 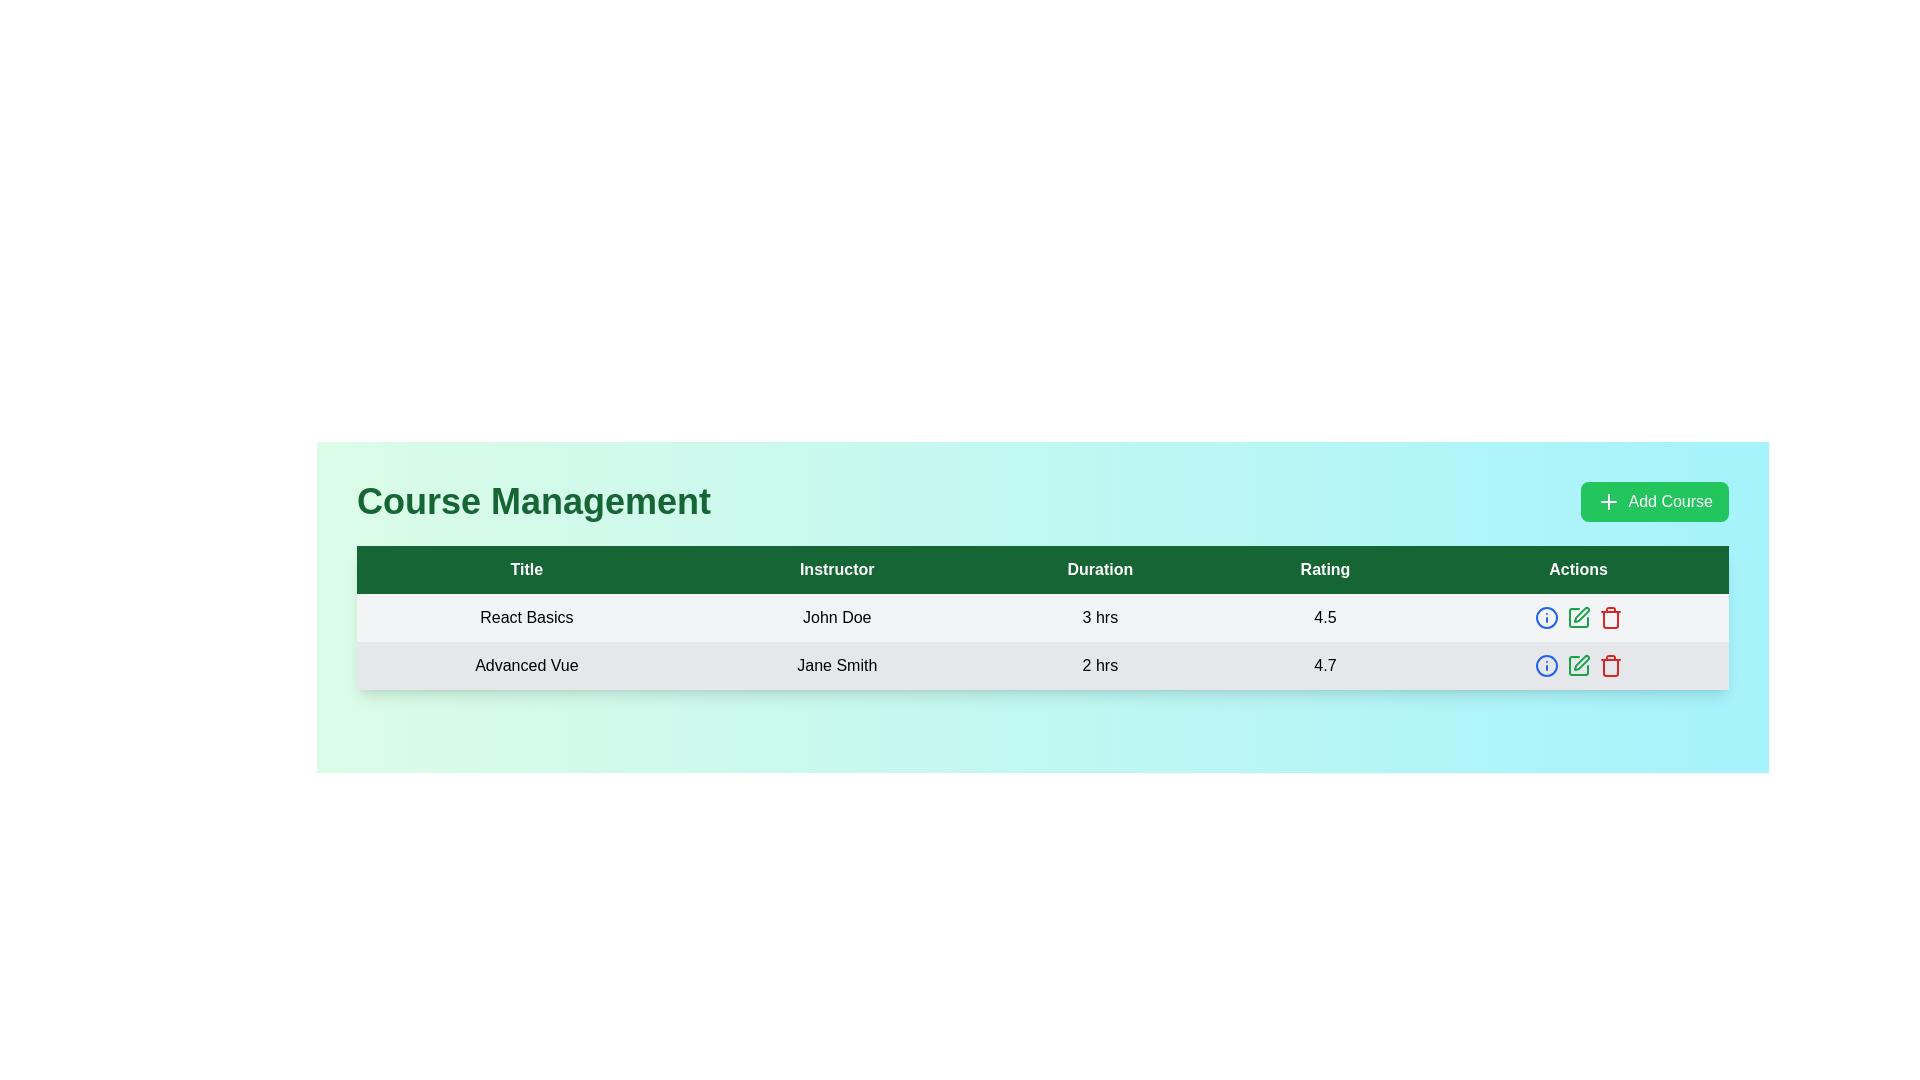 I want to click on the green pen icon in the 'Actions' column of the first row, so click(x=1577, y=616).